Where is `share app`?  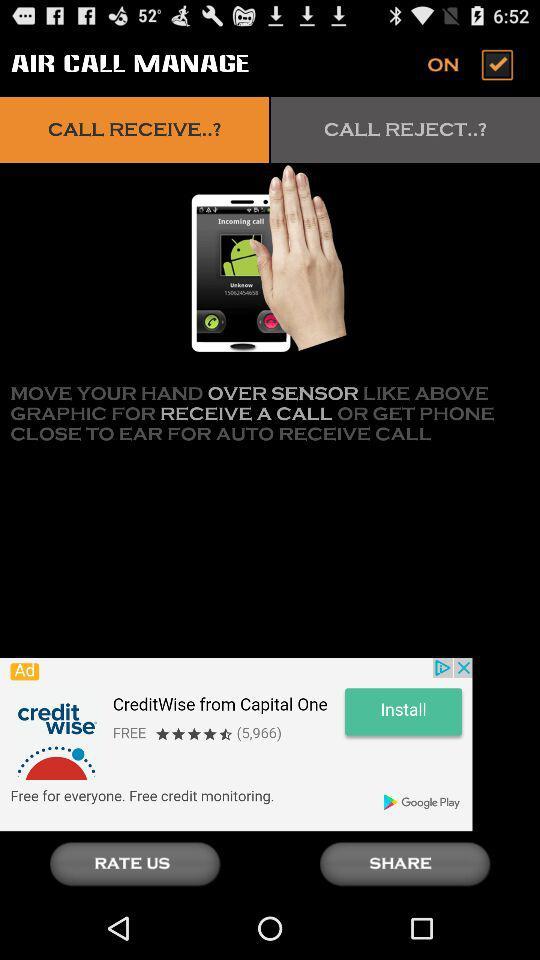
share app is located at coordinates (405, 863).